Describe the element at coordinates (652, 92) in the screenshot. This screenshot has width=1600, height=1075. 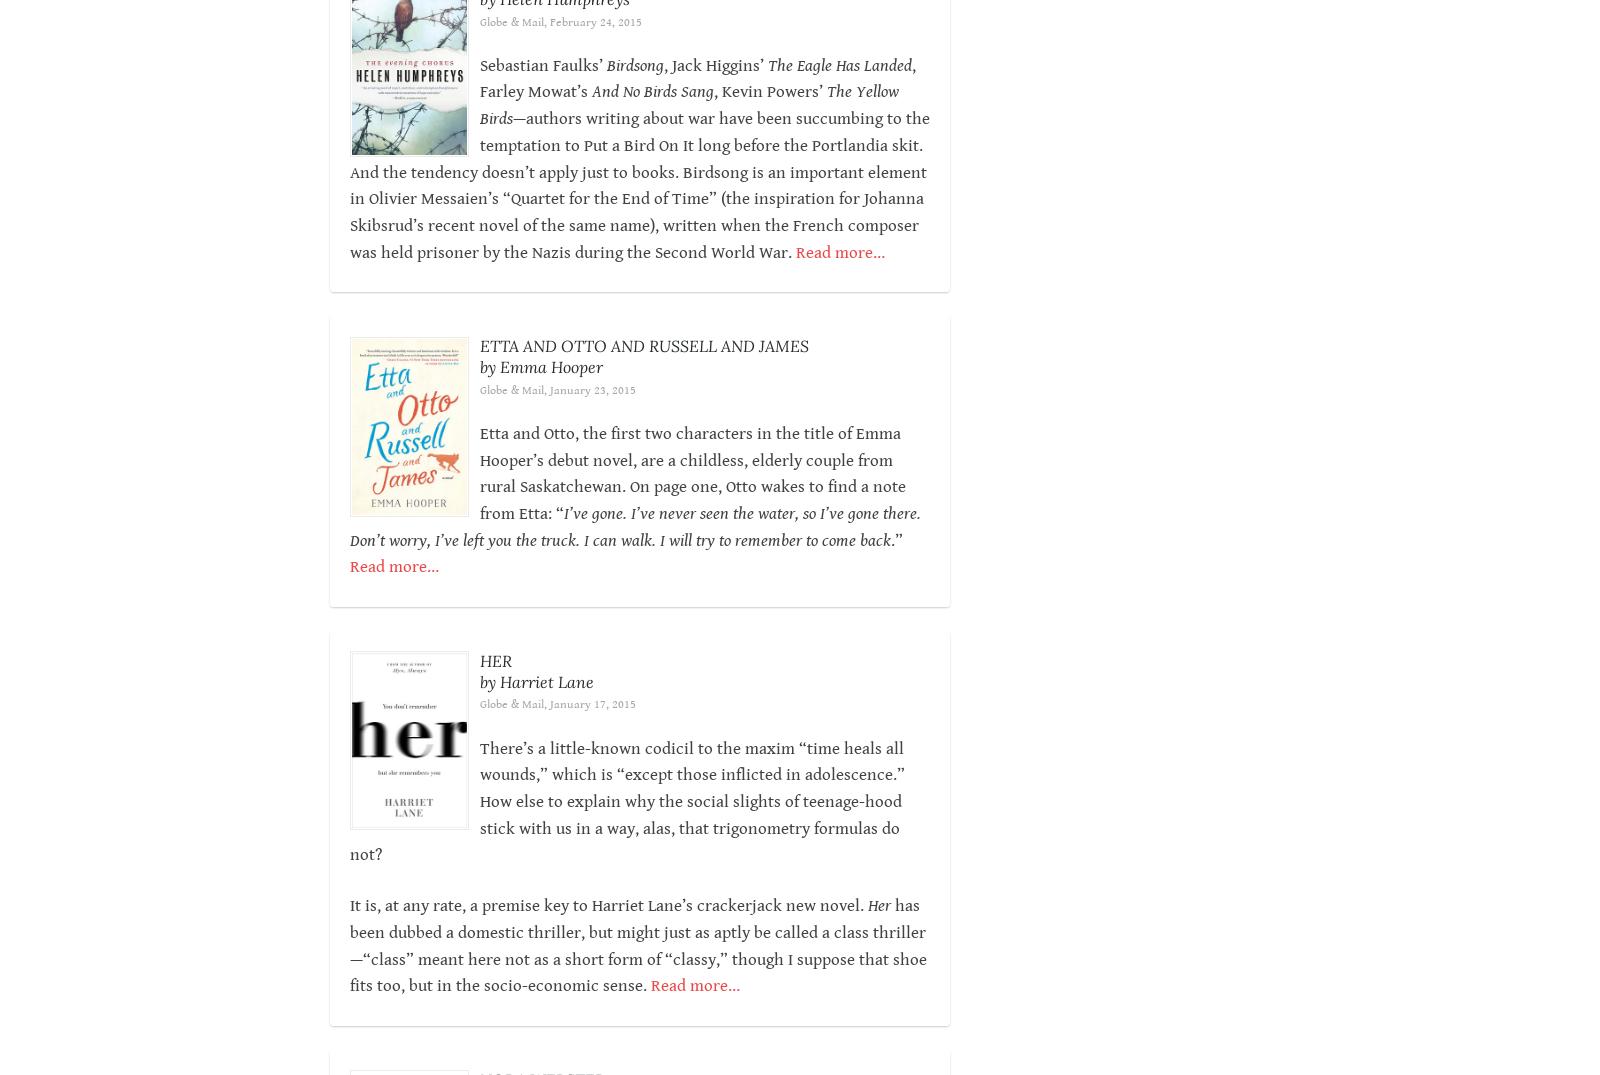
I see `'And No Birds Sang'` at that location.